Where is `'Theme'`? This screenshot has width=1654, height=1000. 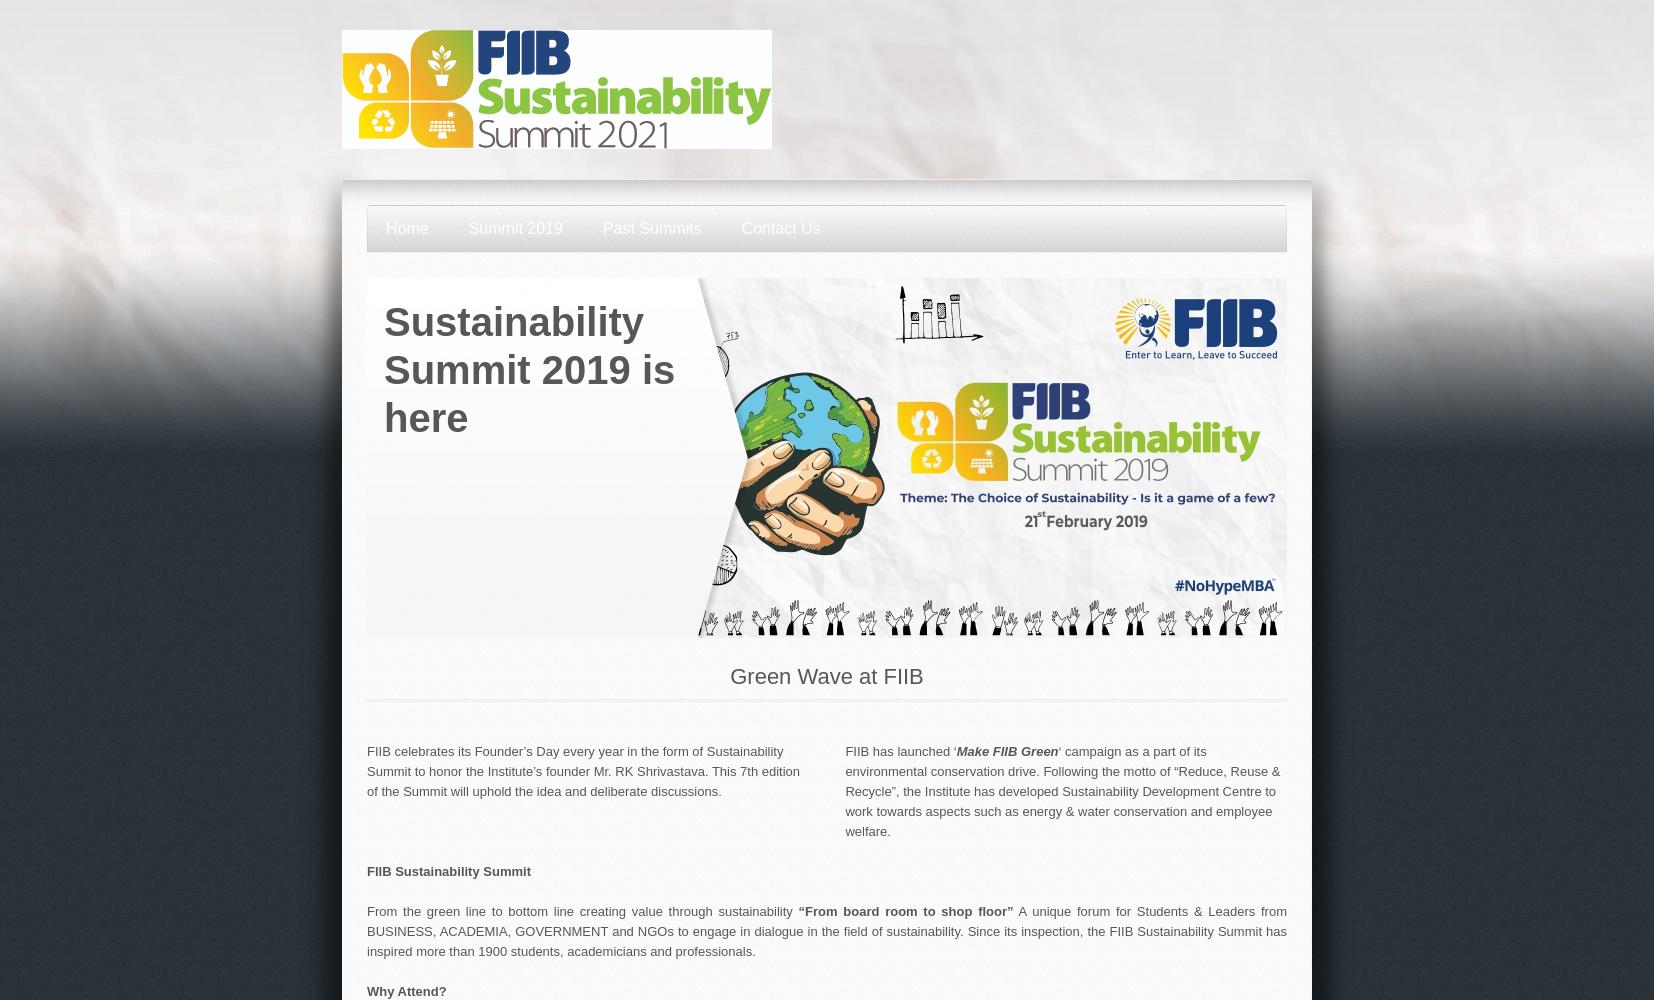 'Theme' is located at coordinates (383, 729).